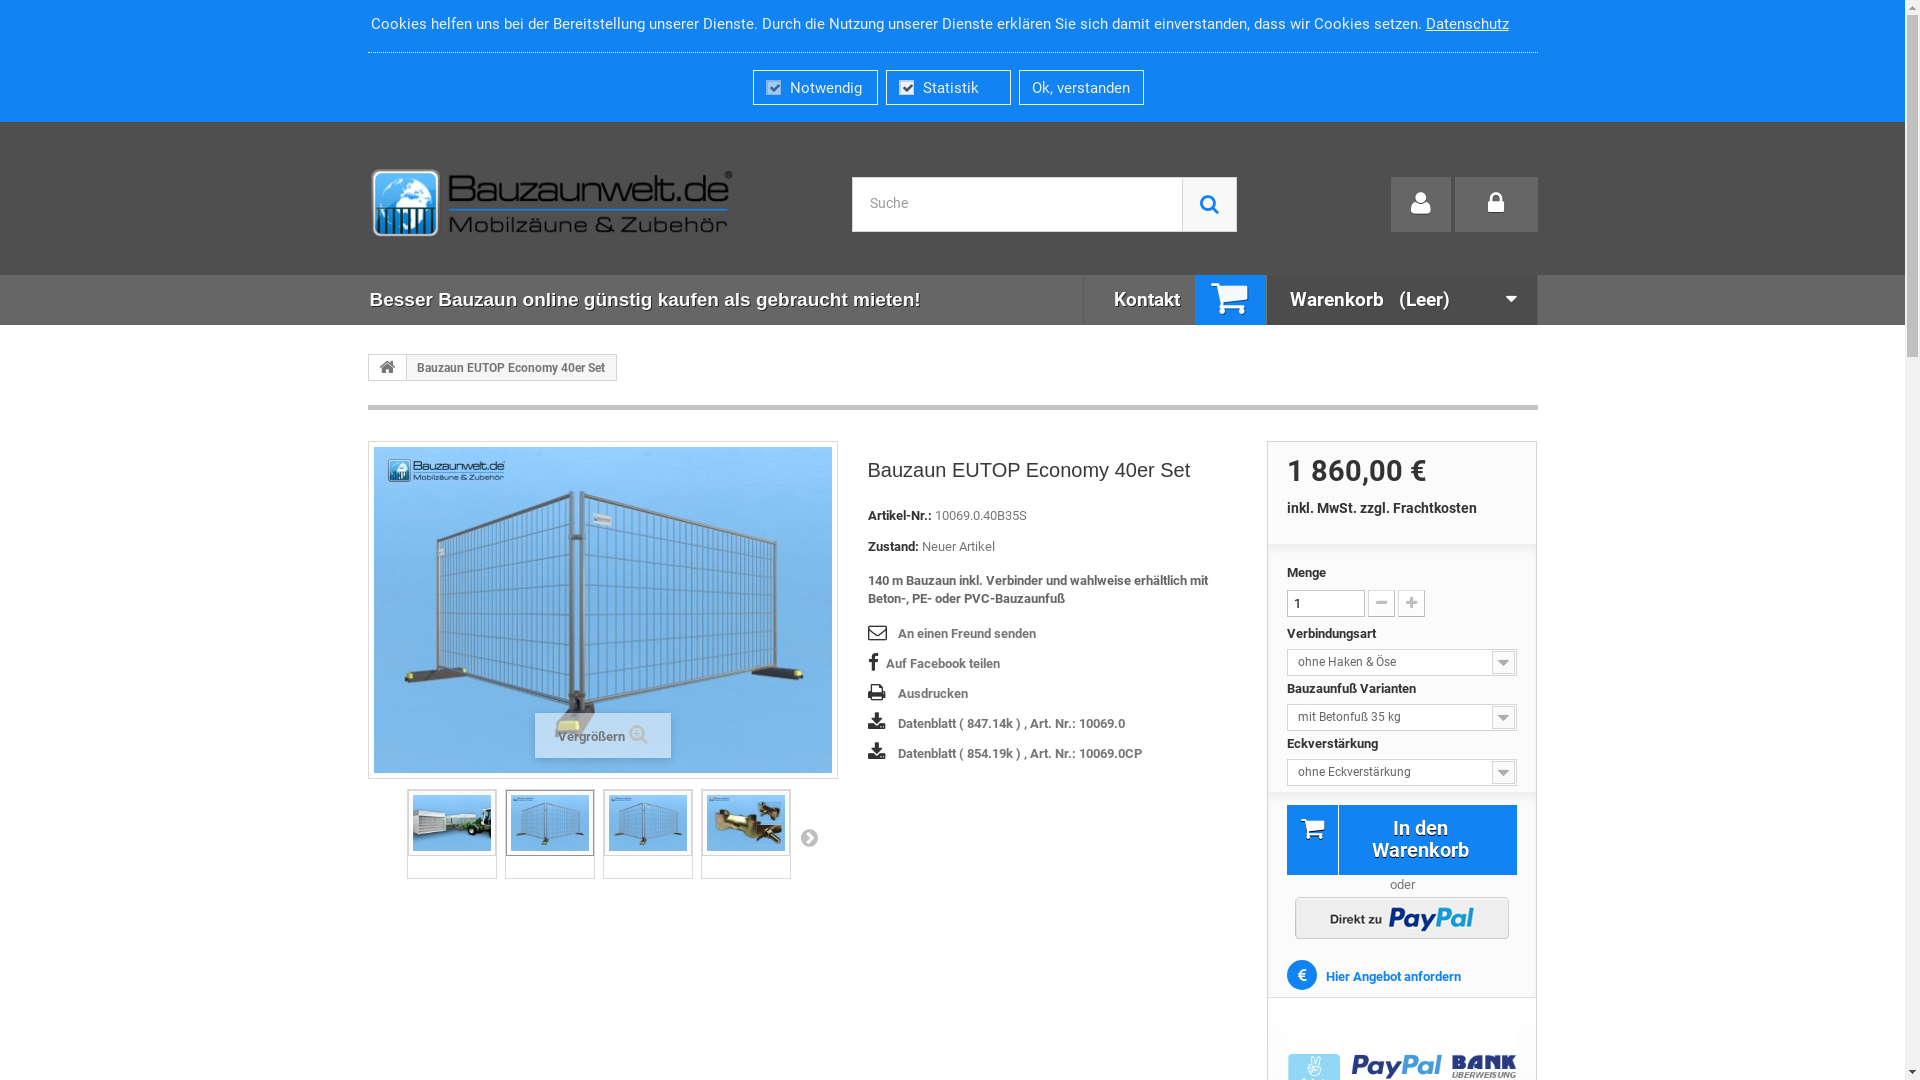 This screenshot has width=1920, height=1080. What do you see at coordinates (1400, 840) in the screenshot?
I see `'In den Warenkorb'` at bounding box center [1400, 840].